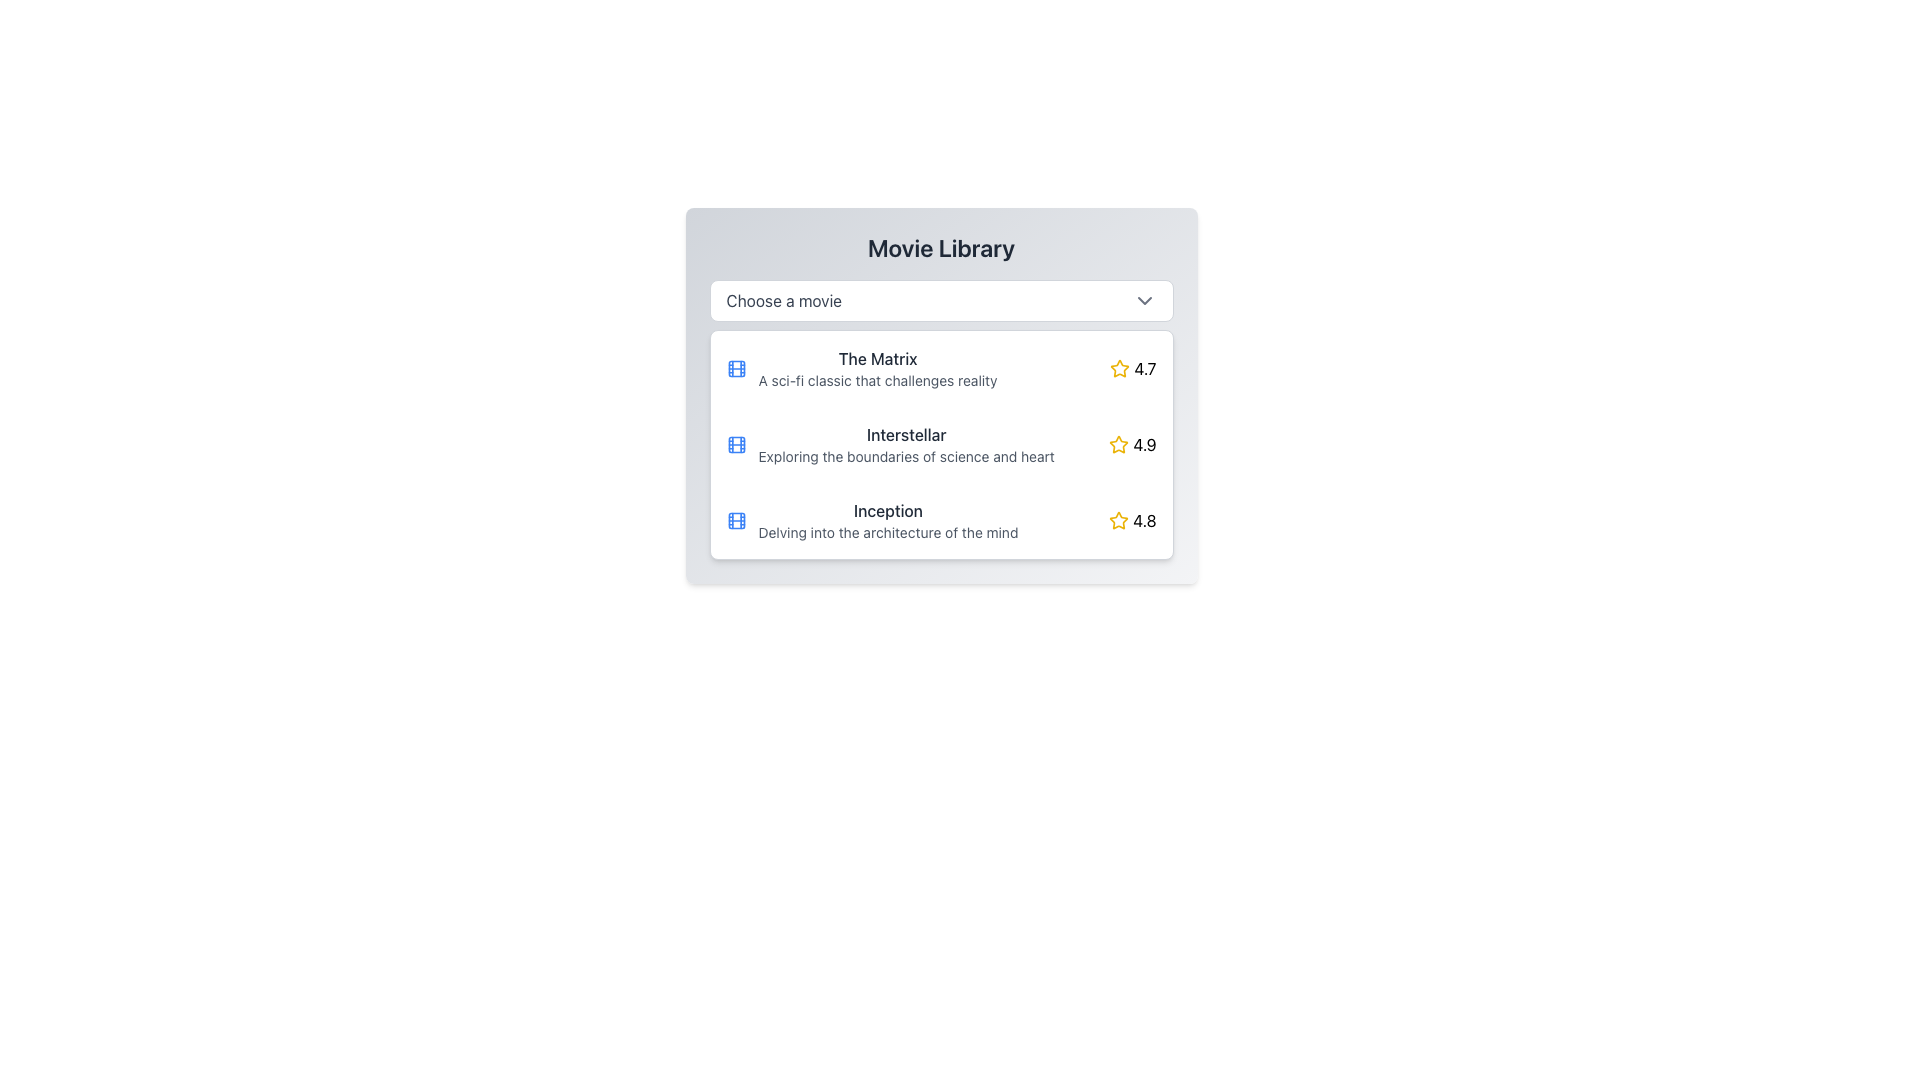 Image resolution: width=1920 pixels, height=1080 pixels. What do you see at coordinates (940, 300) in the screenshot?
I see `the dropdown menu labeled 'Choose a movie' located in the 'Movie Library' card` at bounding box center [940, 300].